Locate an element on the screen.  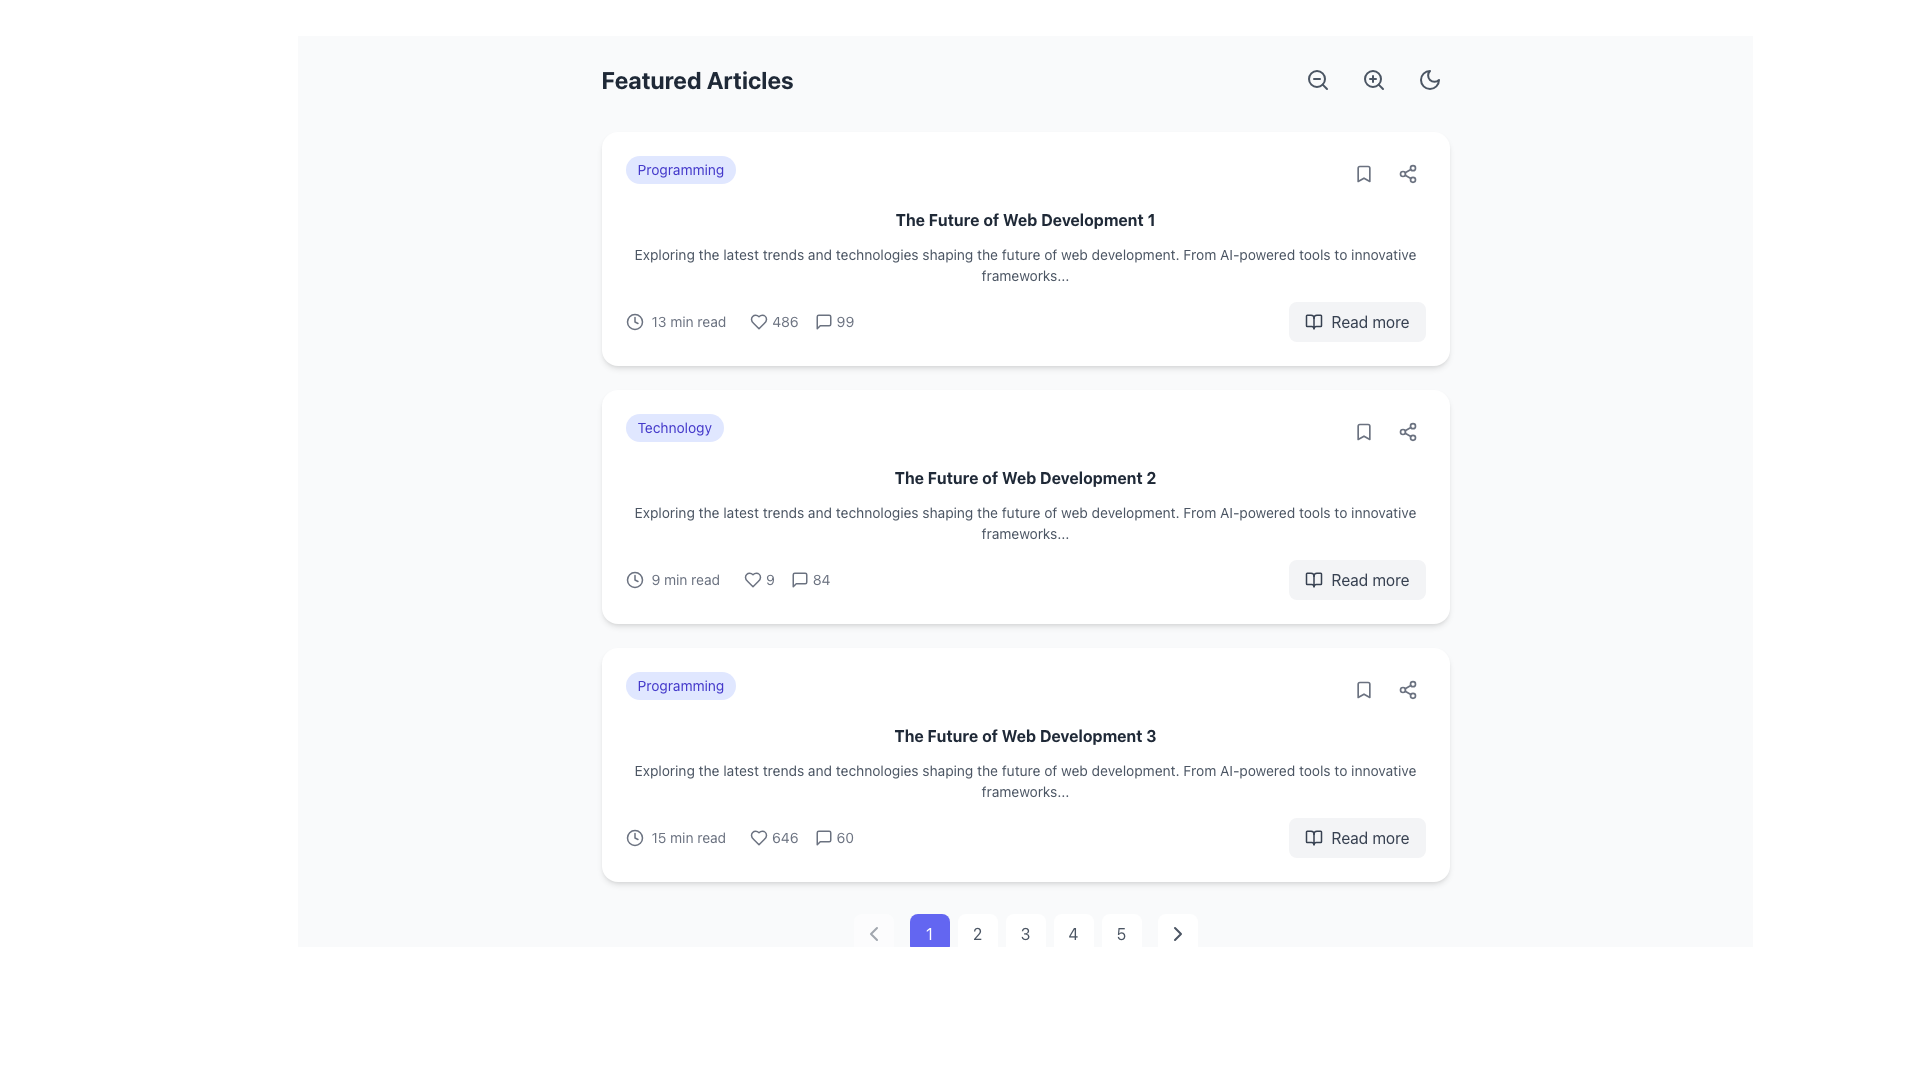
the category label badge located at the top-left corner of the first article card in the 'Featured Articles' section is located at coordinates (680, 168).